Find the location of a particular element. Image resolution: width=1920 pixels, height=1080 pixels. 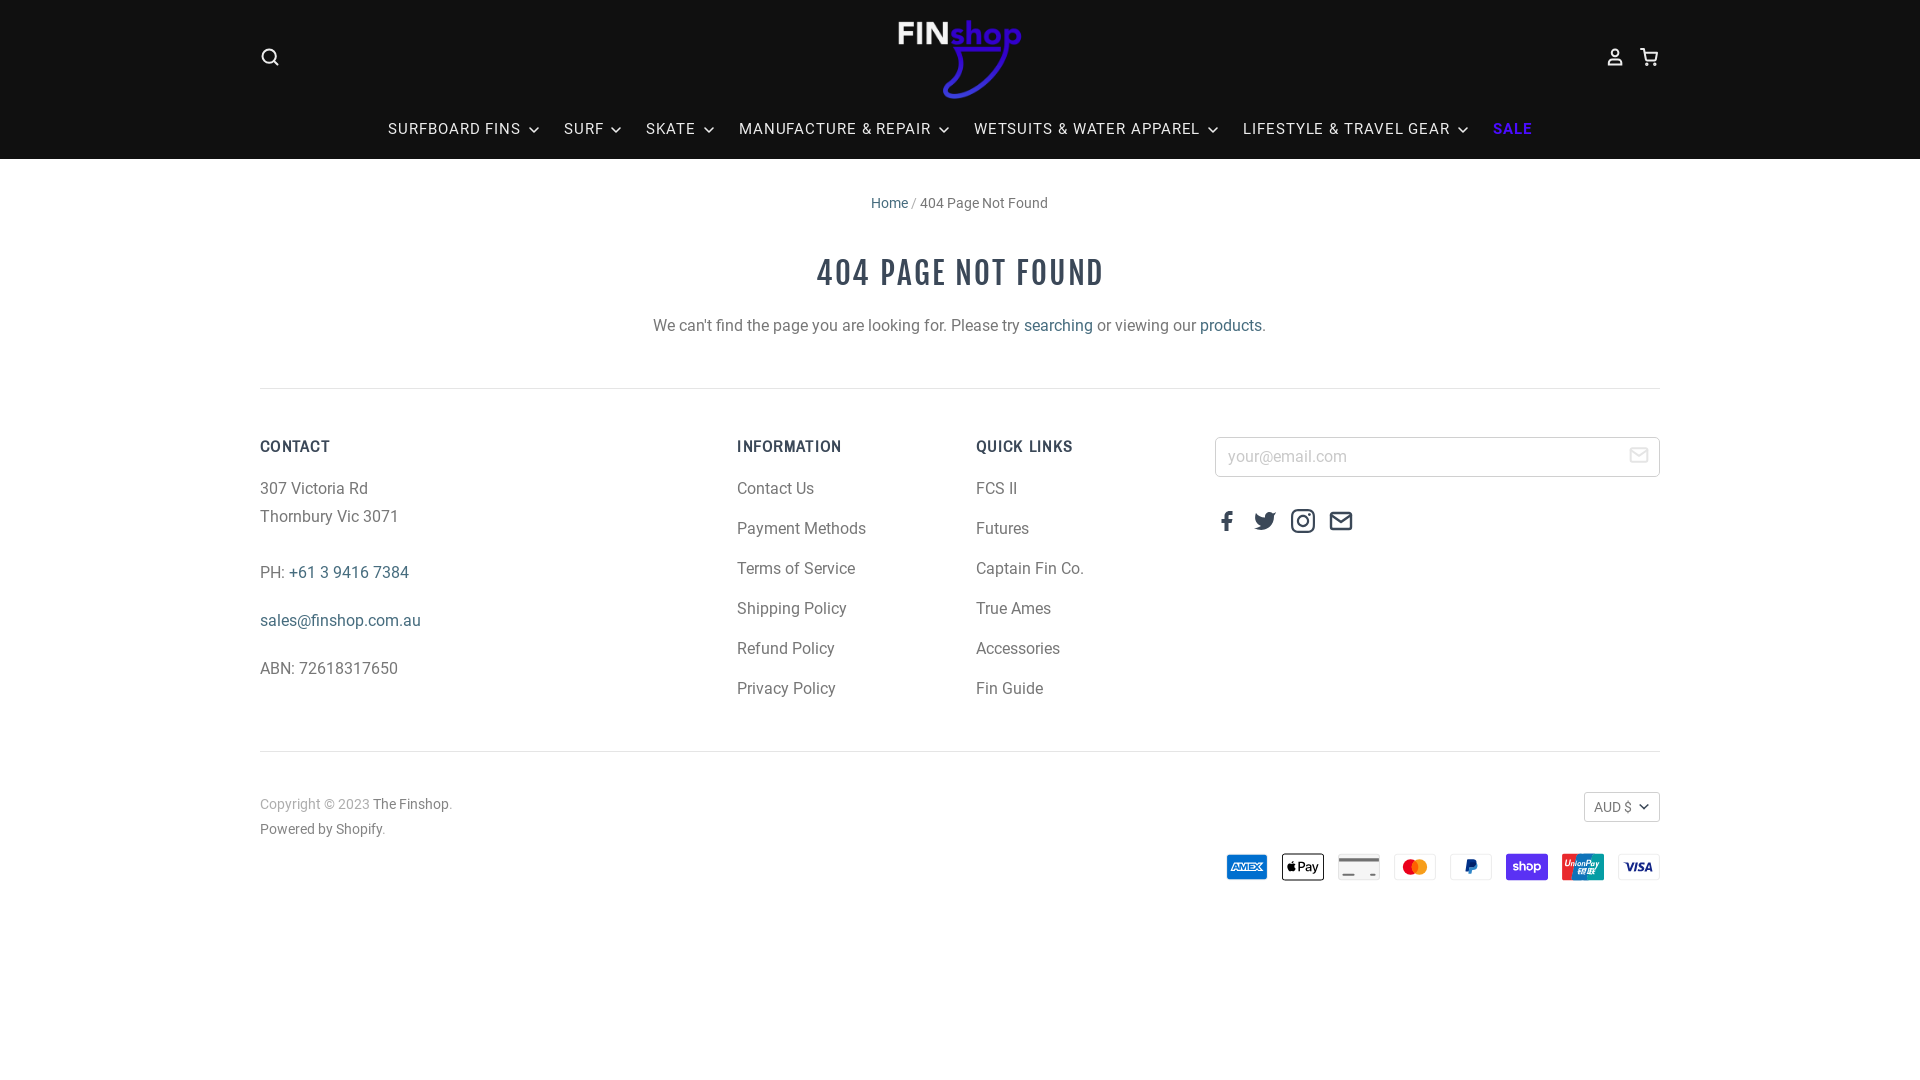

'Privacy Policy' is located at coordinates (785, 687).